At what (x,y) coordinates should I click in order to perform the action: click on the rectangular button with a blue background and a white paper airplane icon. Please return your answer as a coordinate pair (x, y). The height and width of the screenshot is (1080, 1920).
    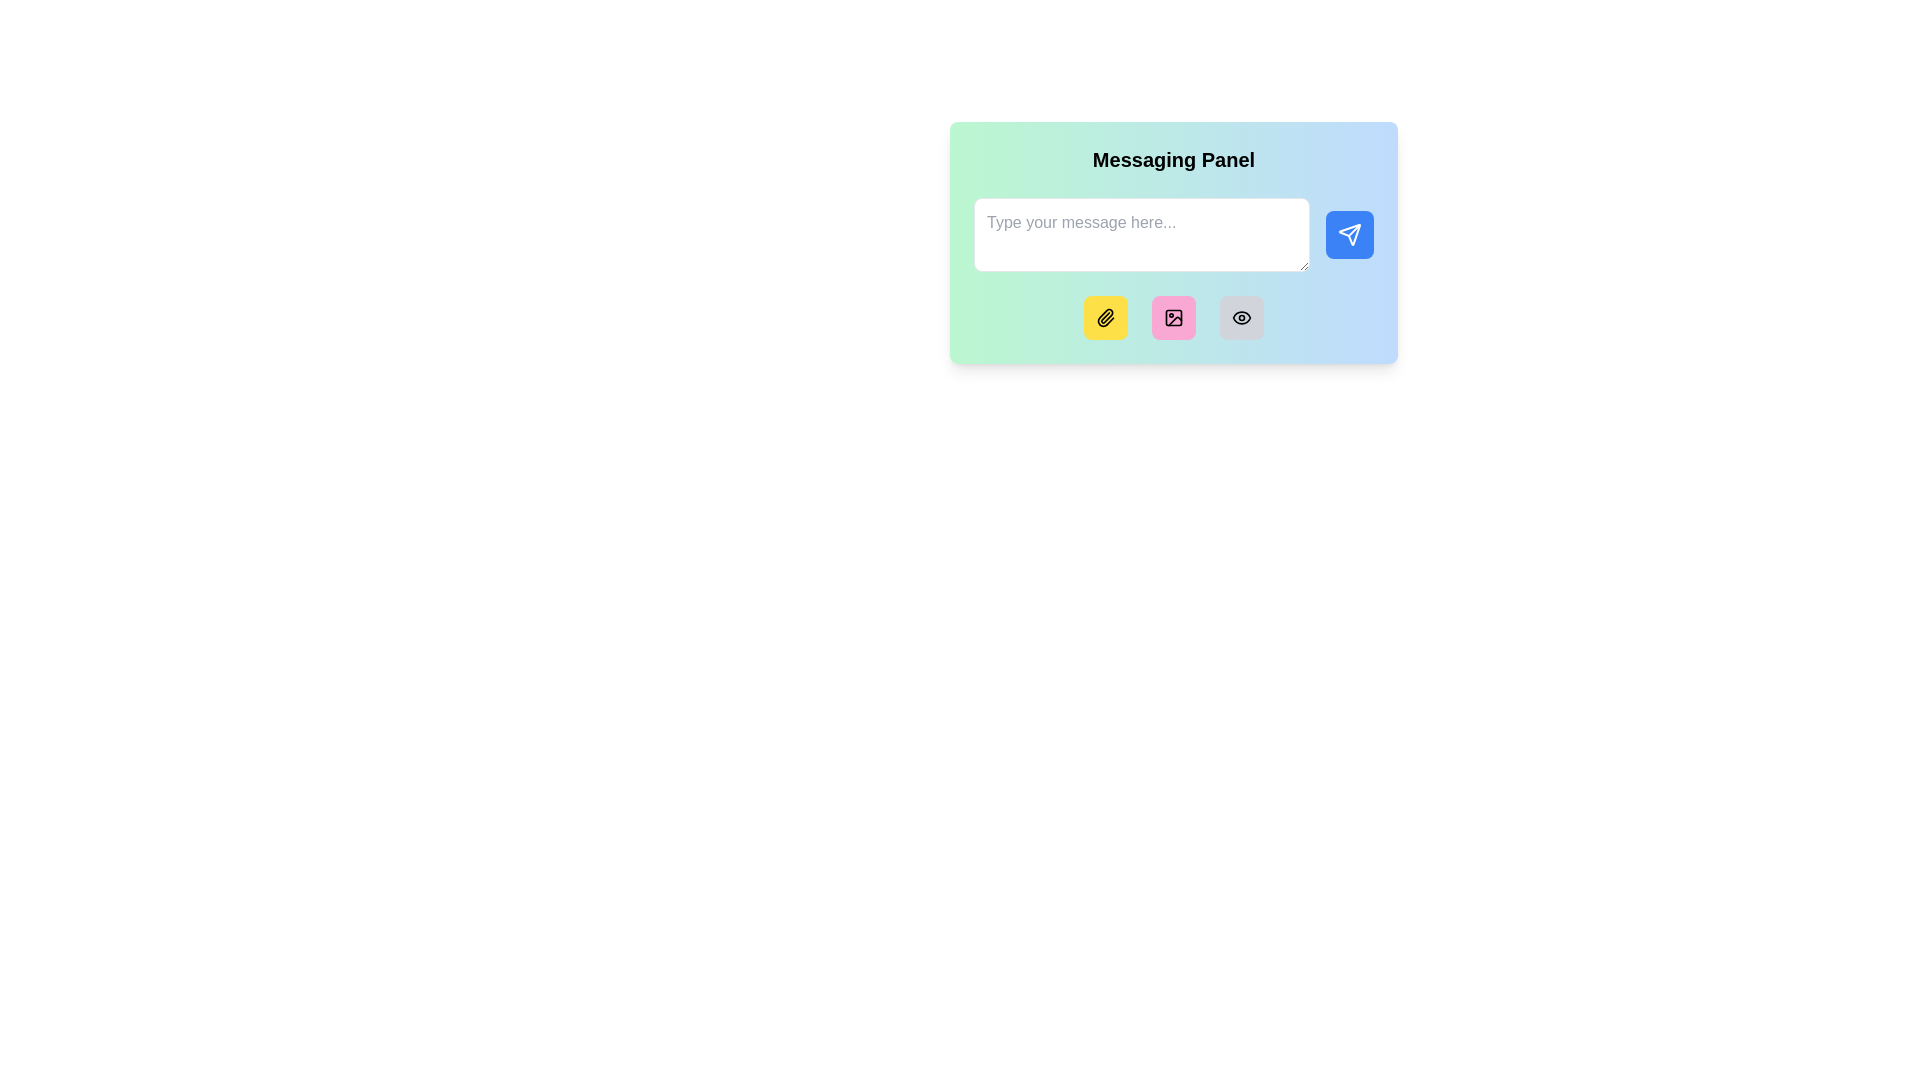
    Looking at the image, I should click on (1349, 234).